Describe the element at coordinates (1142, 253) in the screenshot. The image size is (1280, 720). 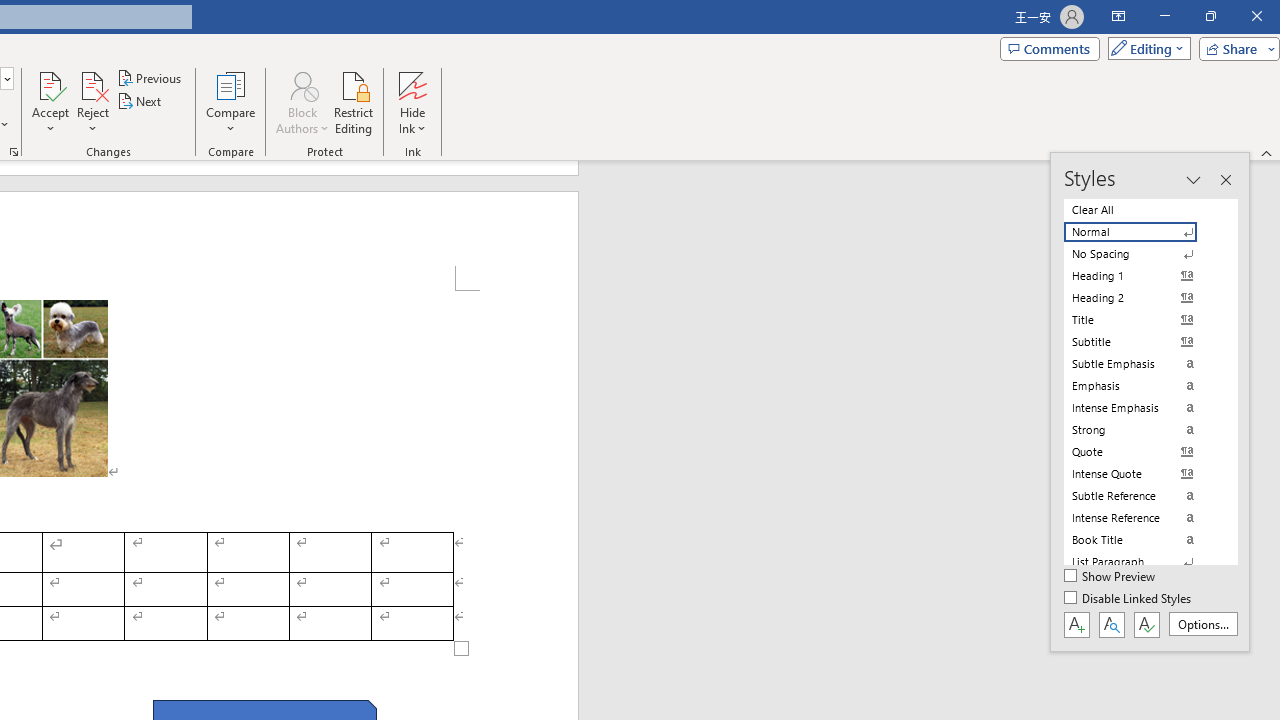
I see `'No Spacing'` at that location.